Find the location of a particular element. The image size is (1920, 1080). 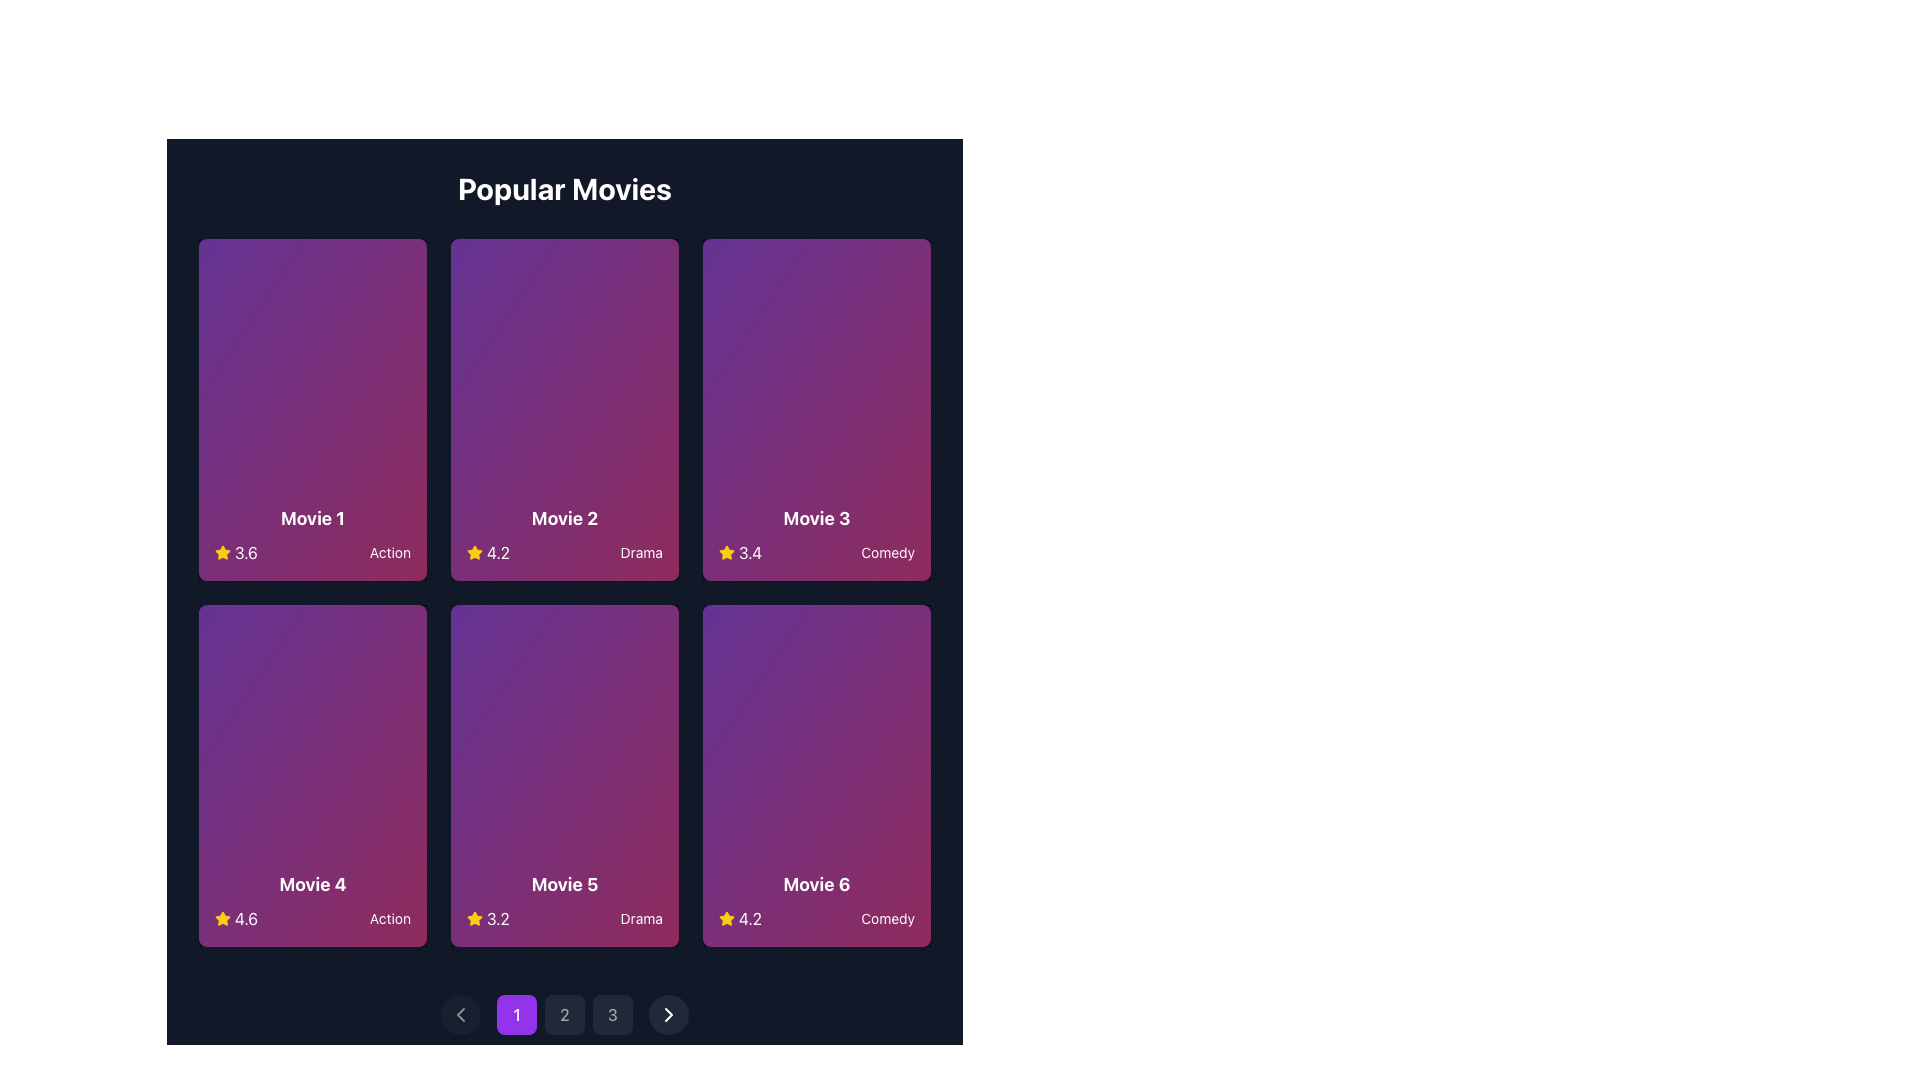

details of the text label displaying 'Movie 6' in bold white font, located at the bottom of a gradient purple background card in the lower right corner of the grid is located at coordinates (816, 883).